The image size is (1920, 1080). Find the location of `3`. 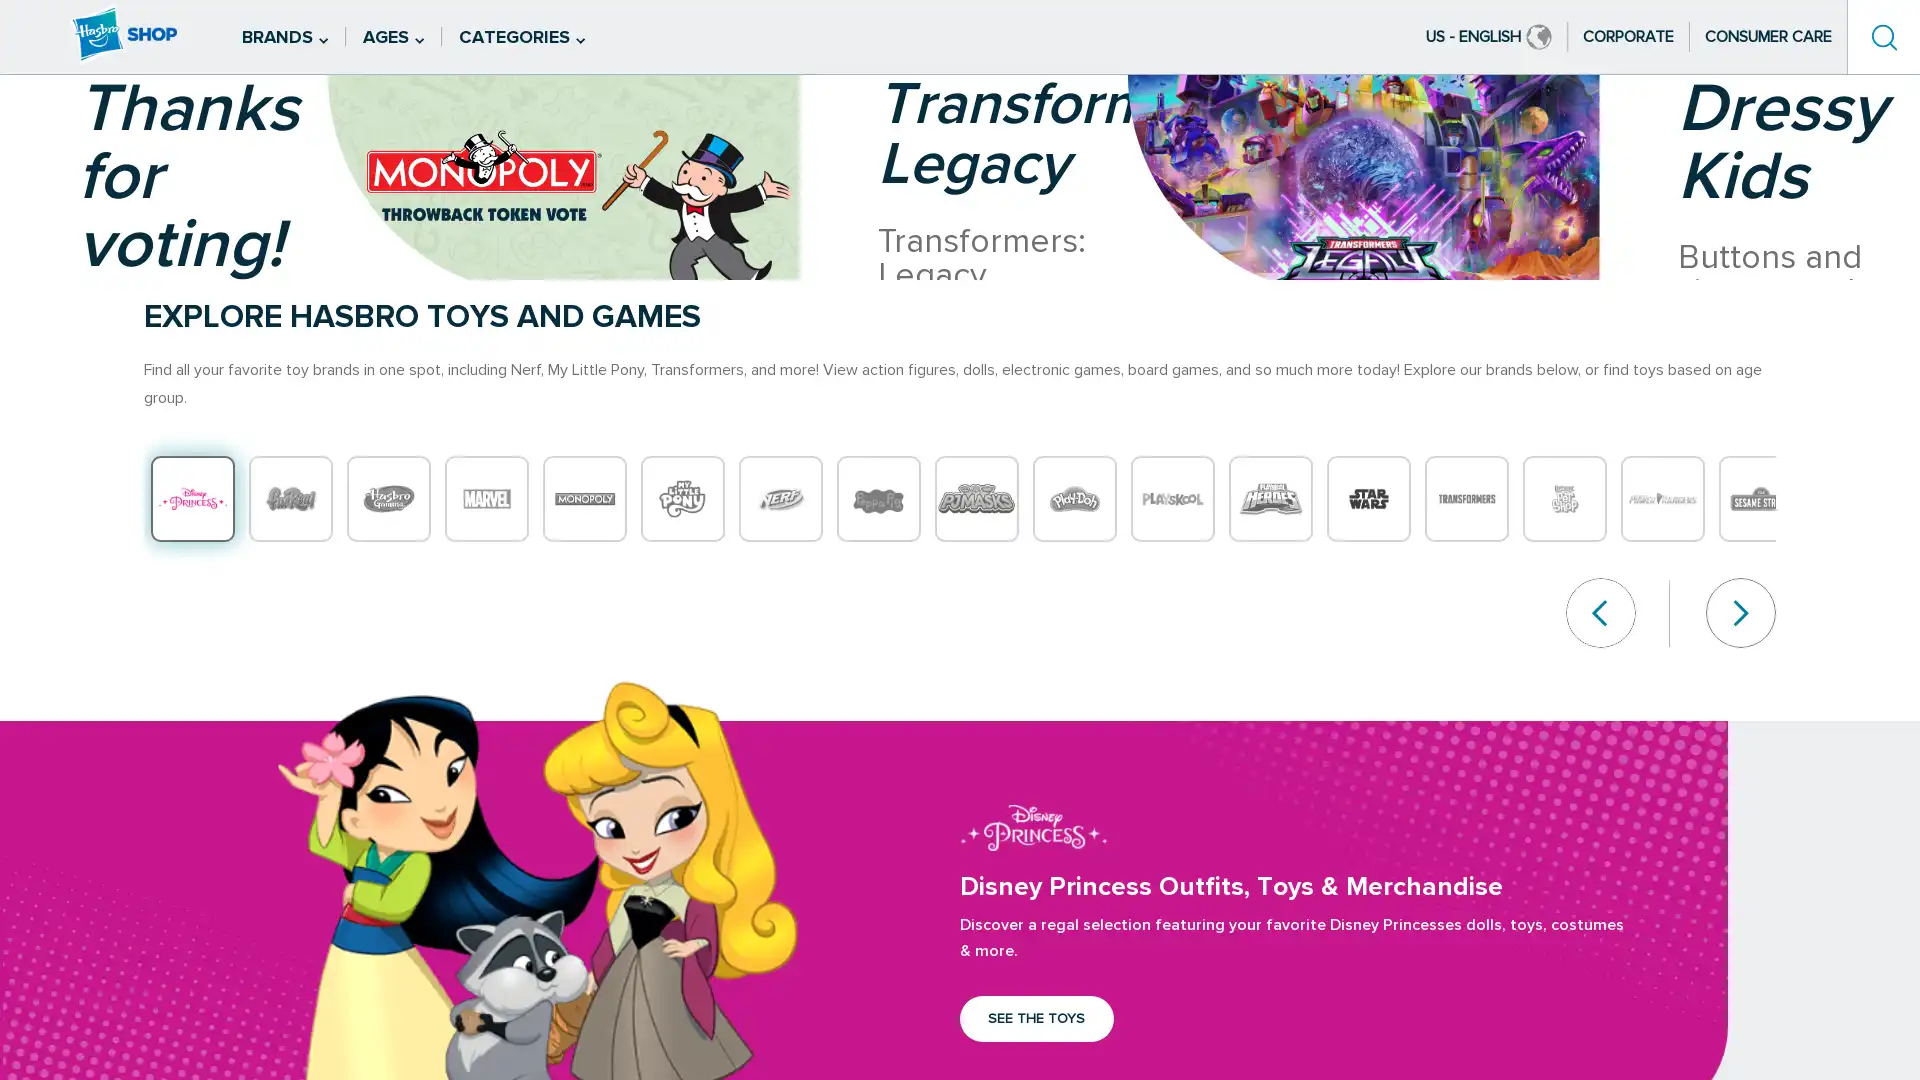

3 is located at coordinates (72, 374).